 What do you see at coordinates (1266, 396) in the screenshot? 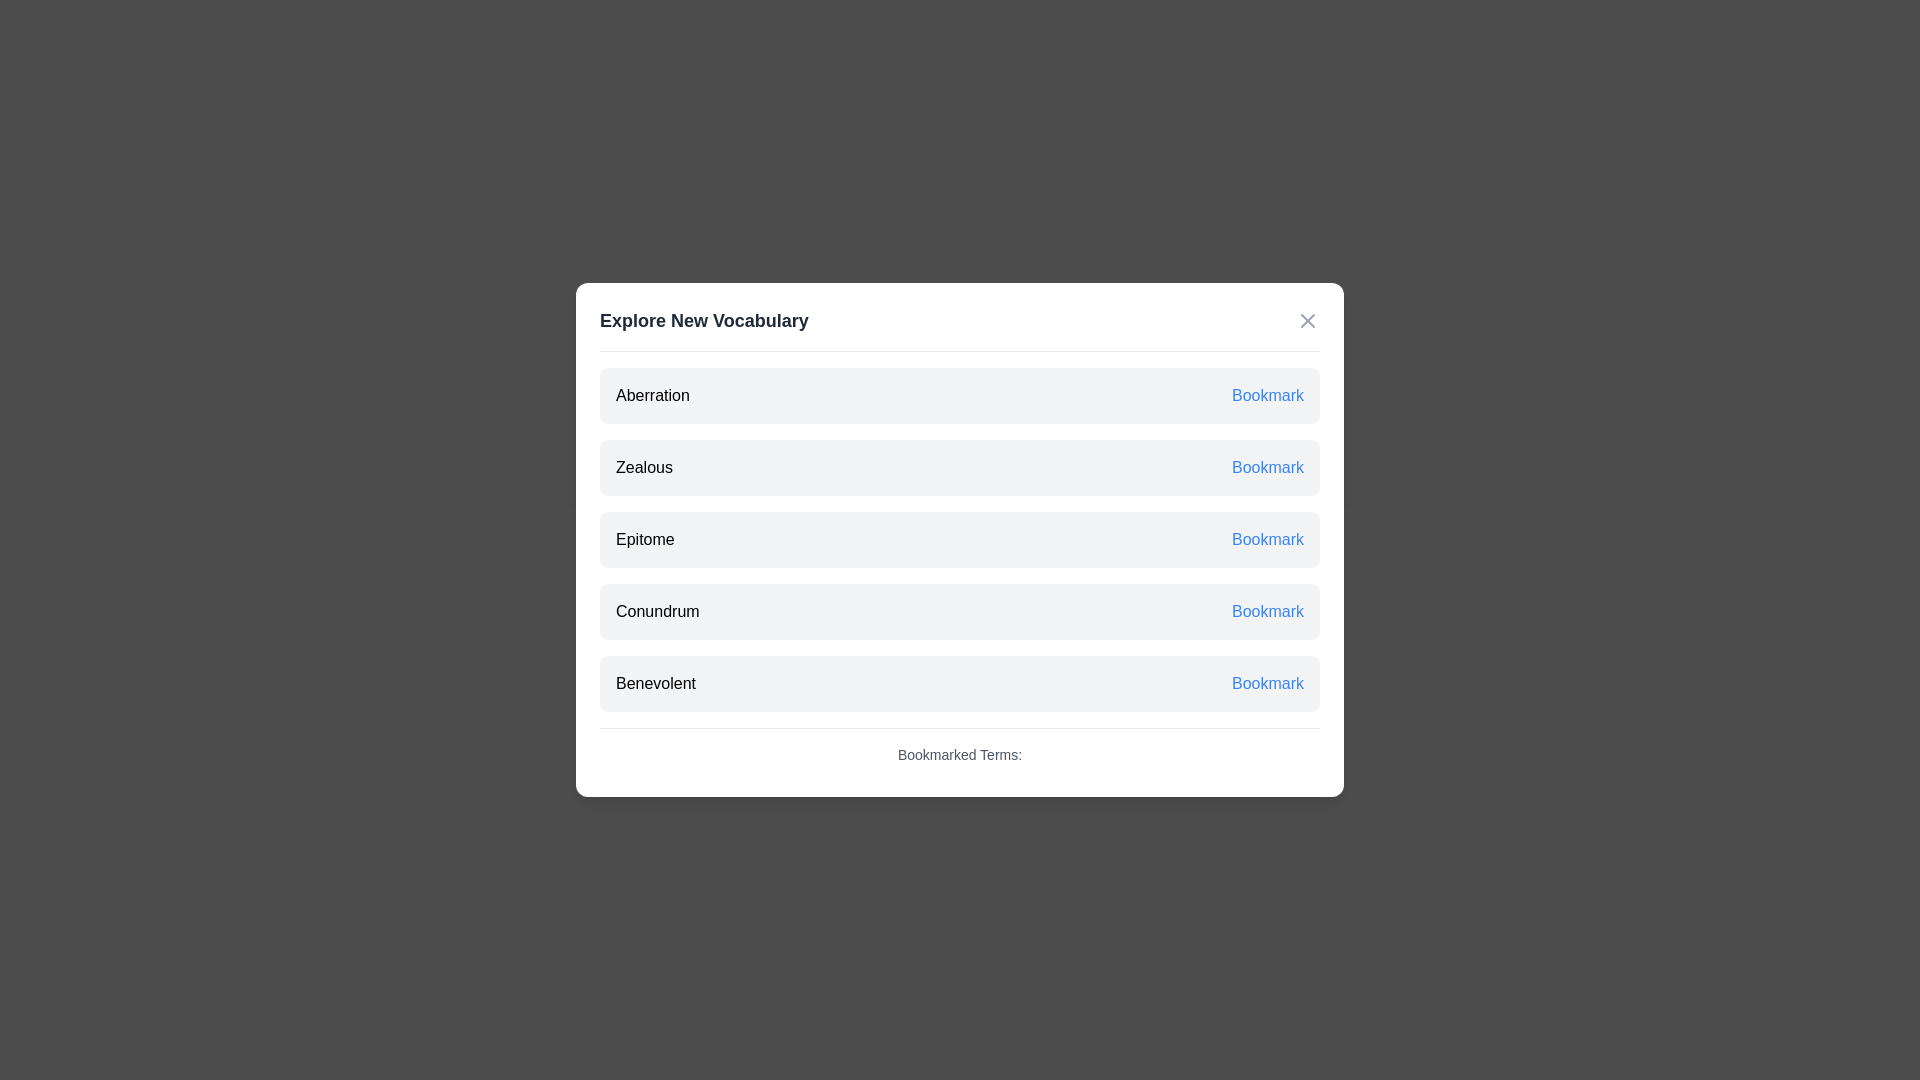
I see `the 'Bookmark' button for the term Aberration` at bounding box center [1266, 396].